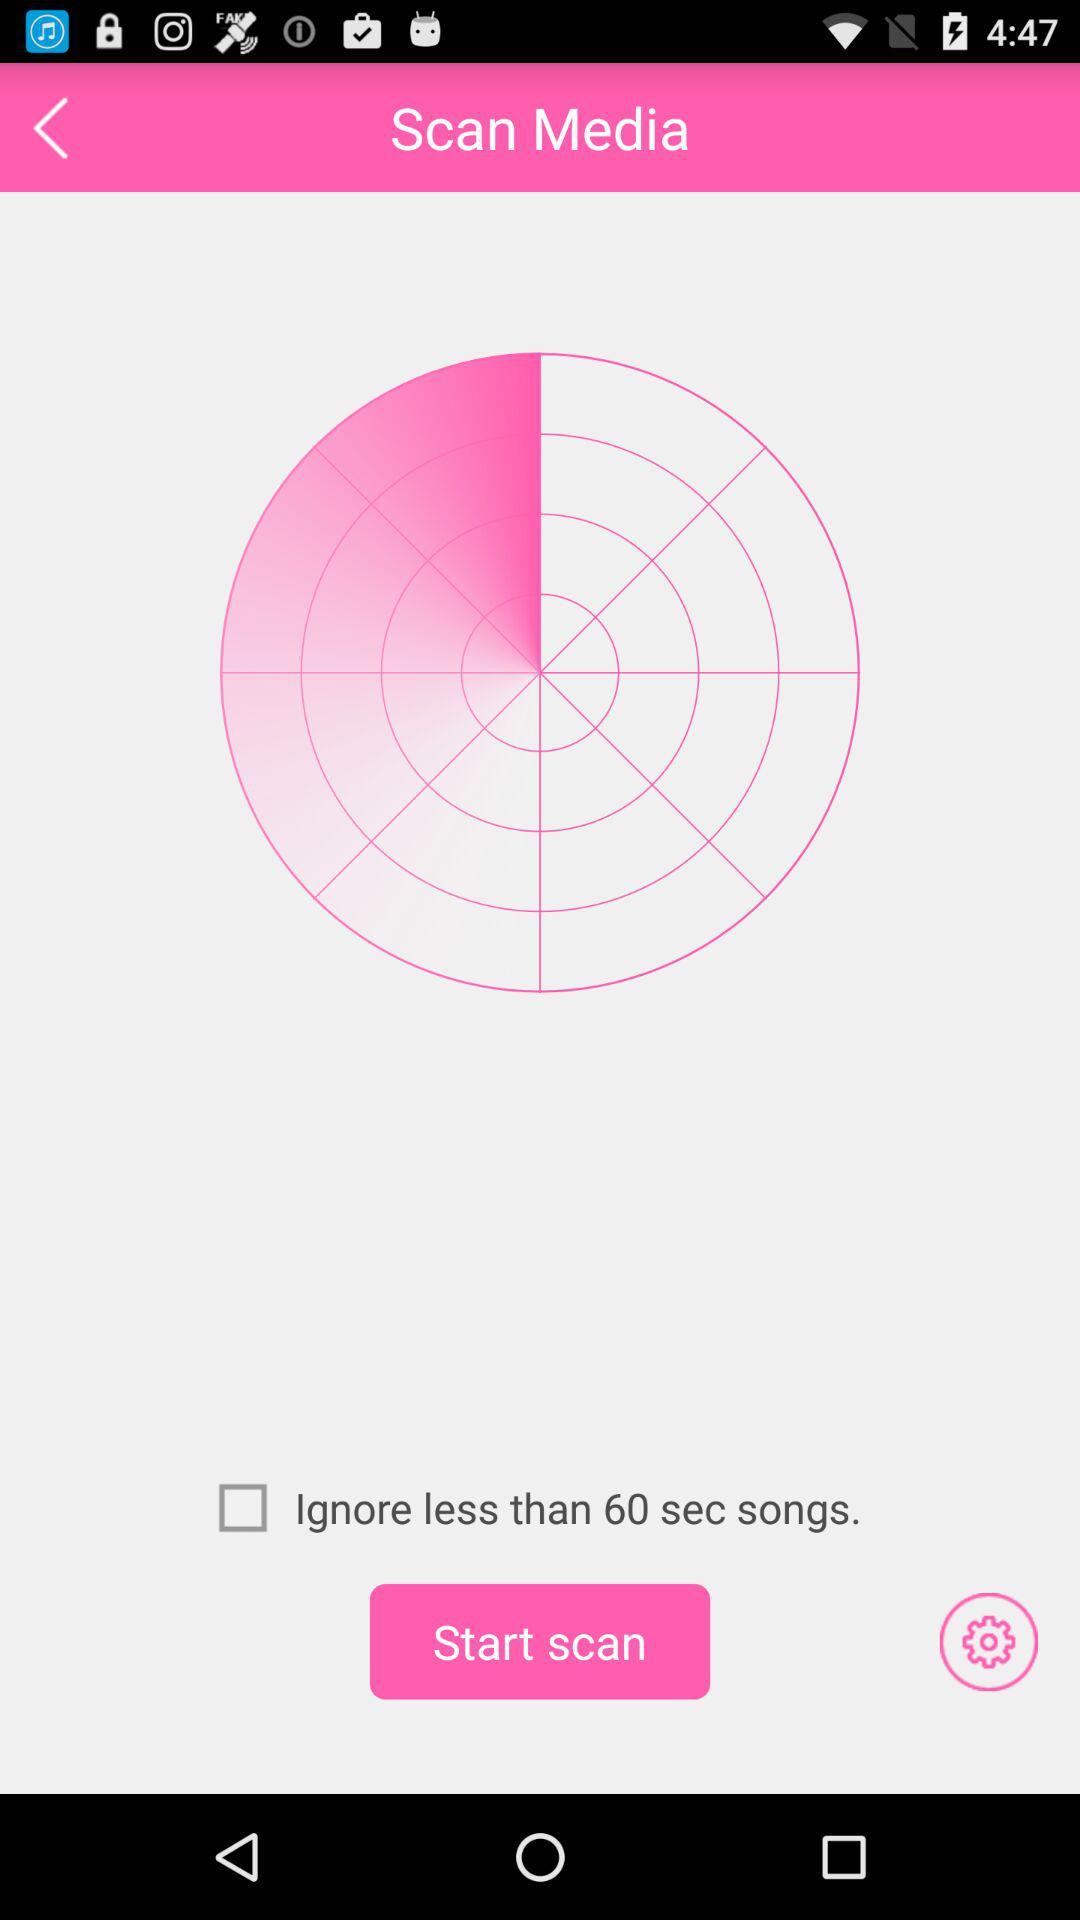 This screenshot has height=1920, width=1080. What do you see at coordinates (49, 135) in the screenshot?
I see `the arrow_backward icon` at bounding box center [49, 135].